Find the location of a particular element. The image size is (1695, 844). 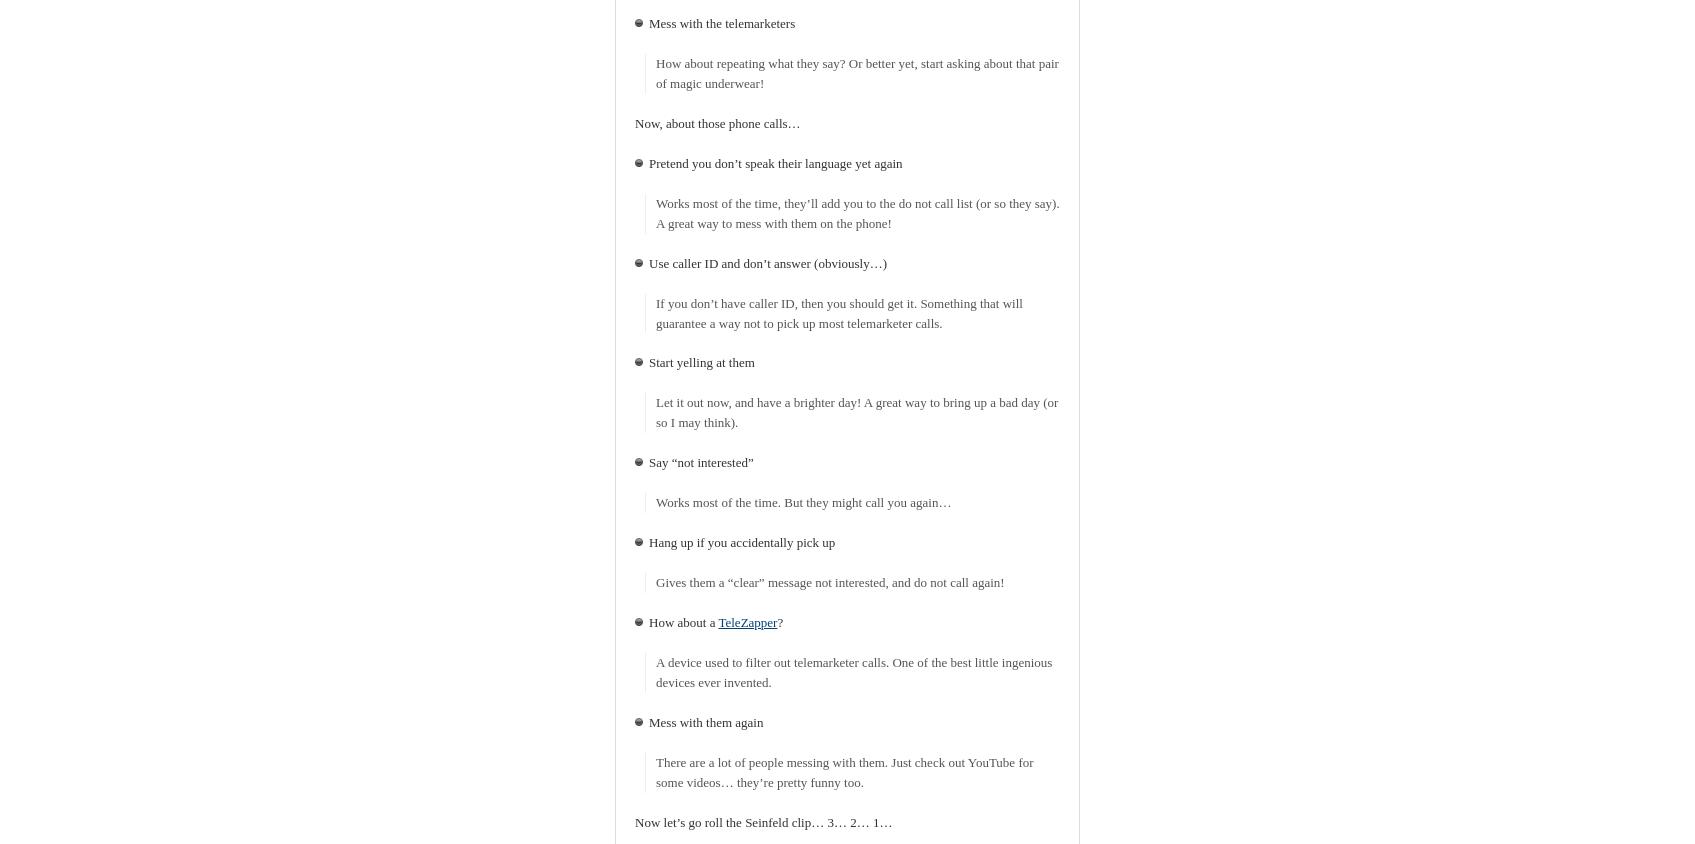

'TeleZapper' is located at coordinates (746, 622).